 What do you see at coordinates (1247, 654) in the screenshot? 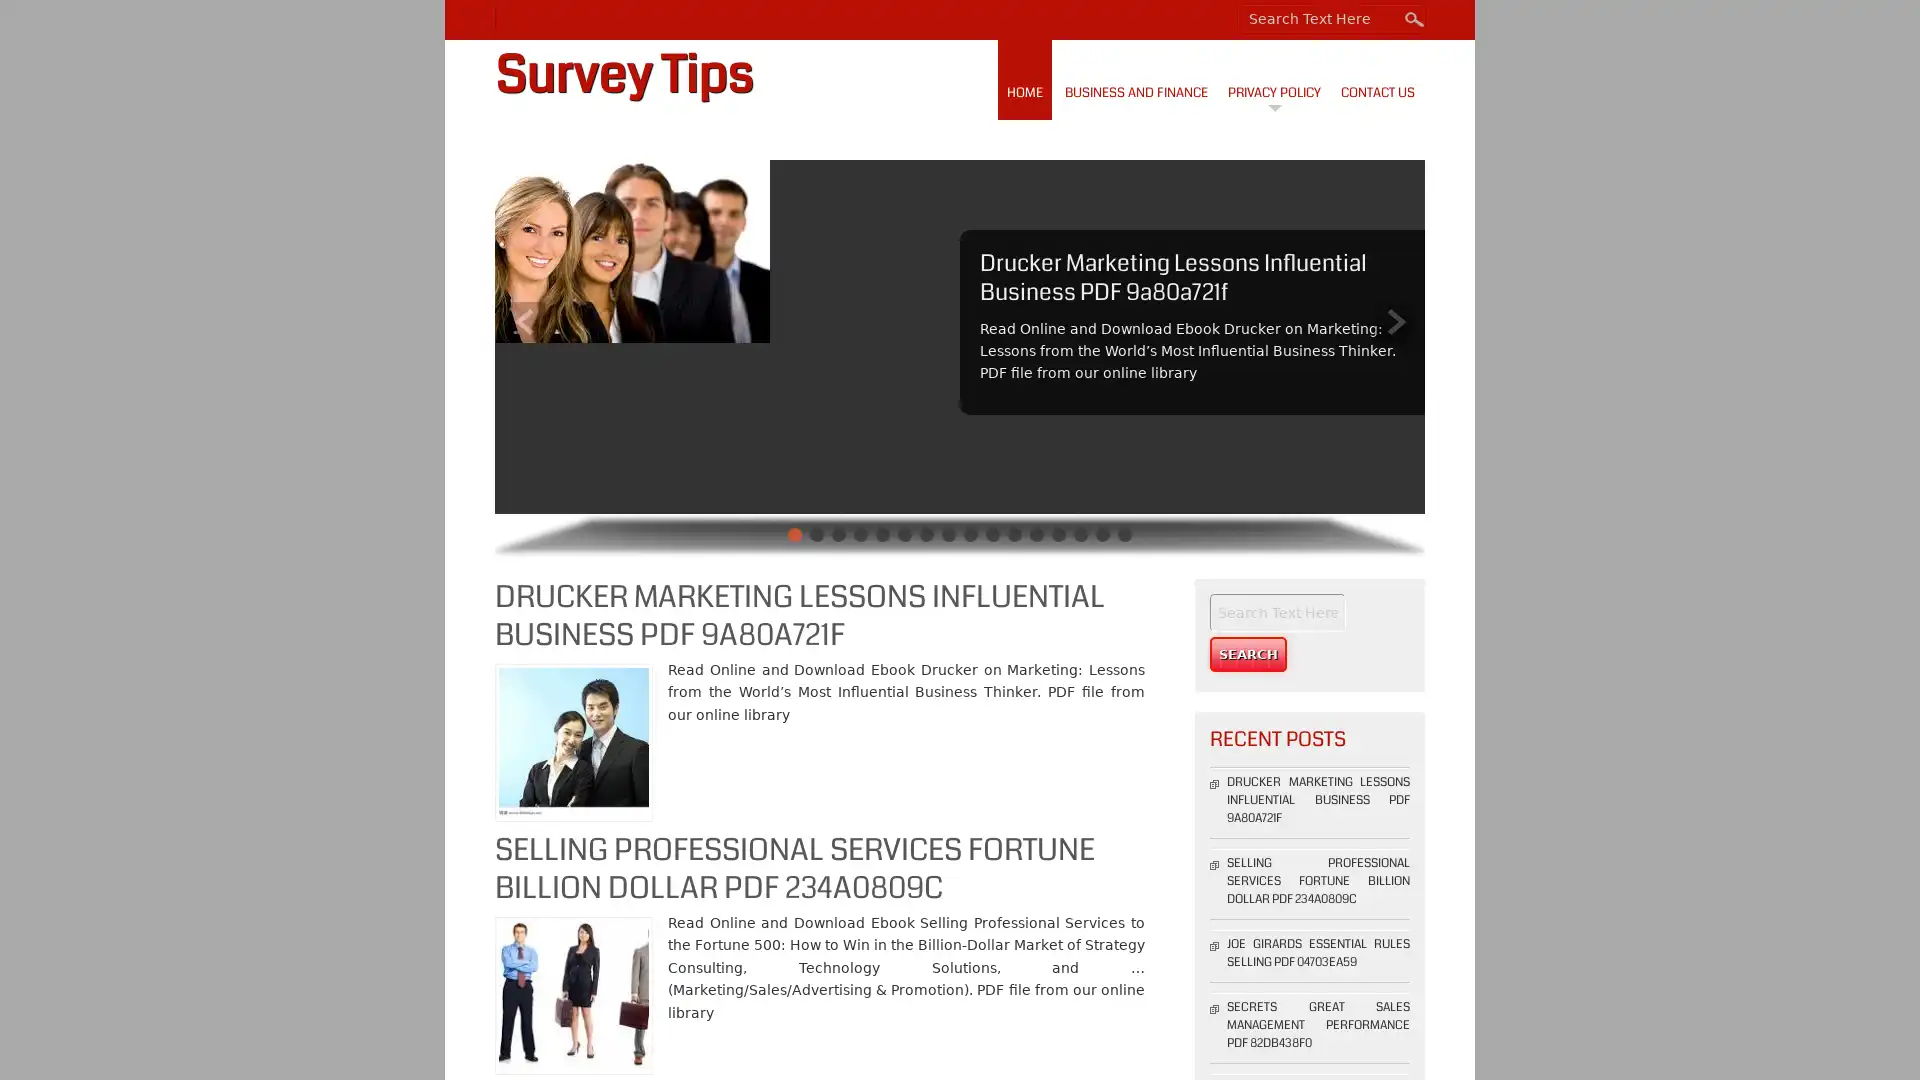
I see `Search` at bounding box center [1247, 654].